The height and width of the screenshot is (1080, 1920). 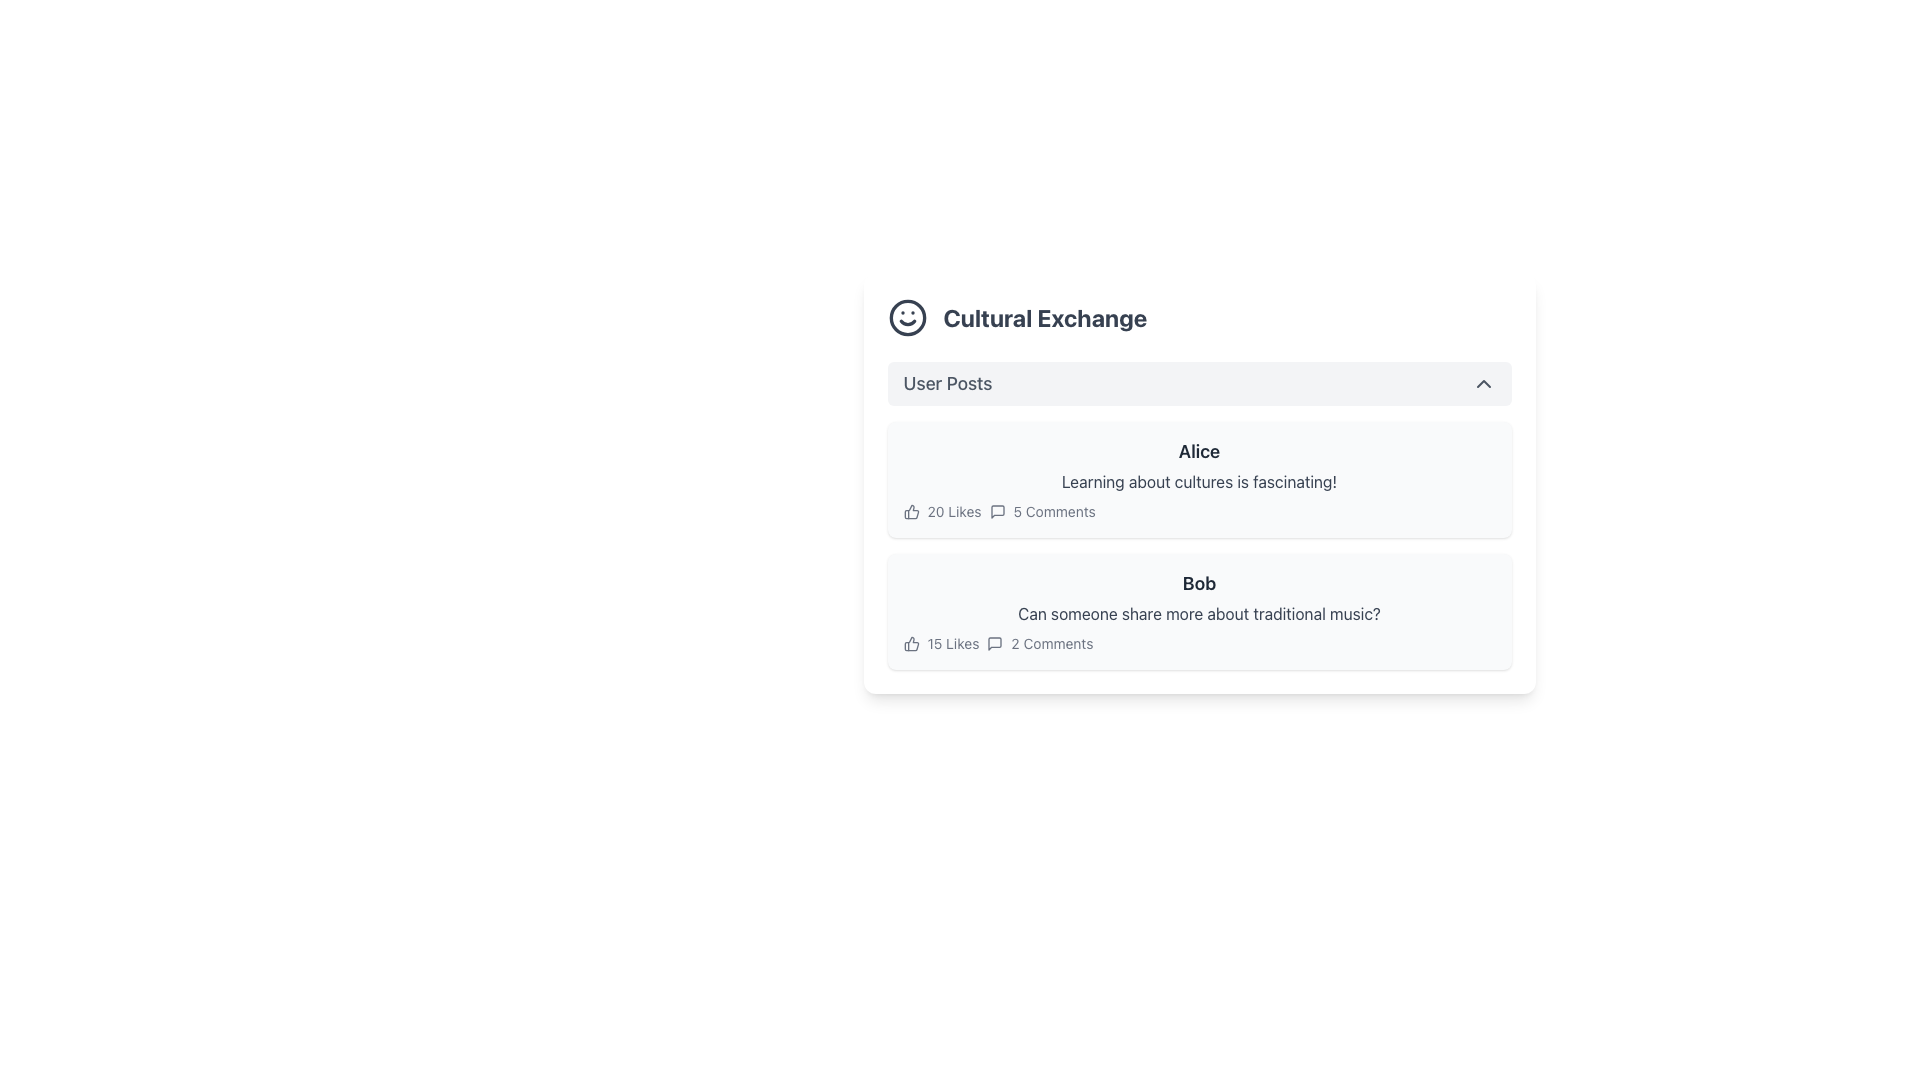 I want to click on the Static Text displaying '20 Likes', which is positioned to the right of a thumbs-up icon in the post metadata section, so click(x=953, y=511).